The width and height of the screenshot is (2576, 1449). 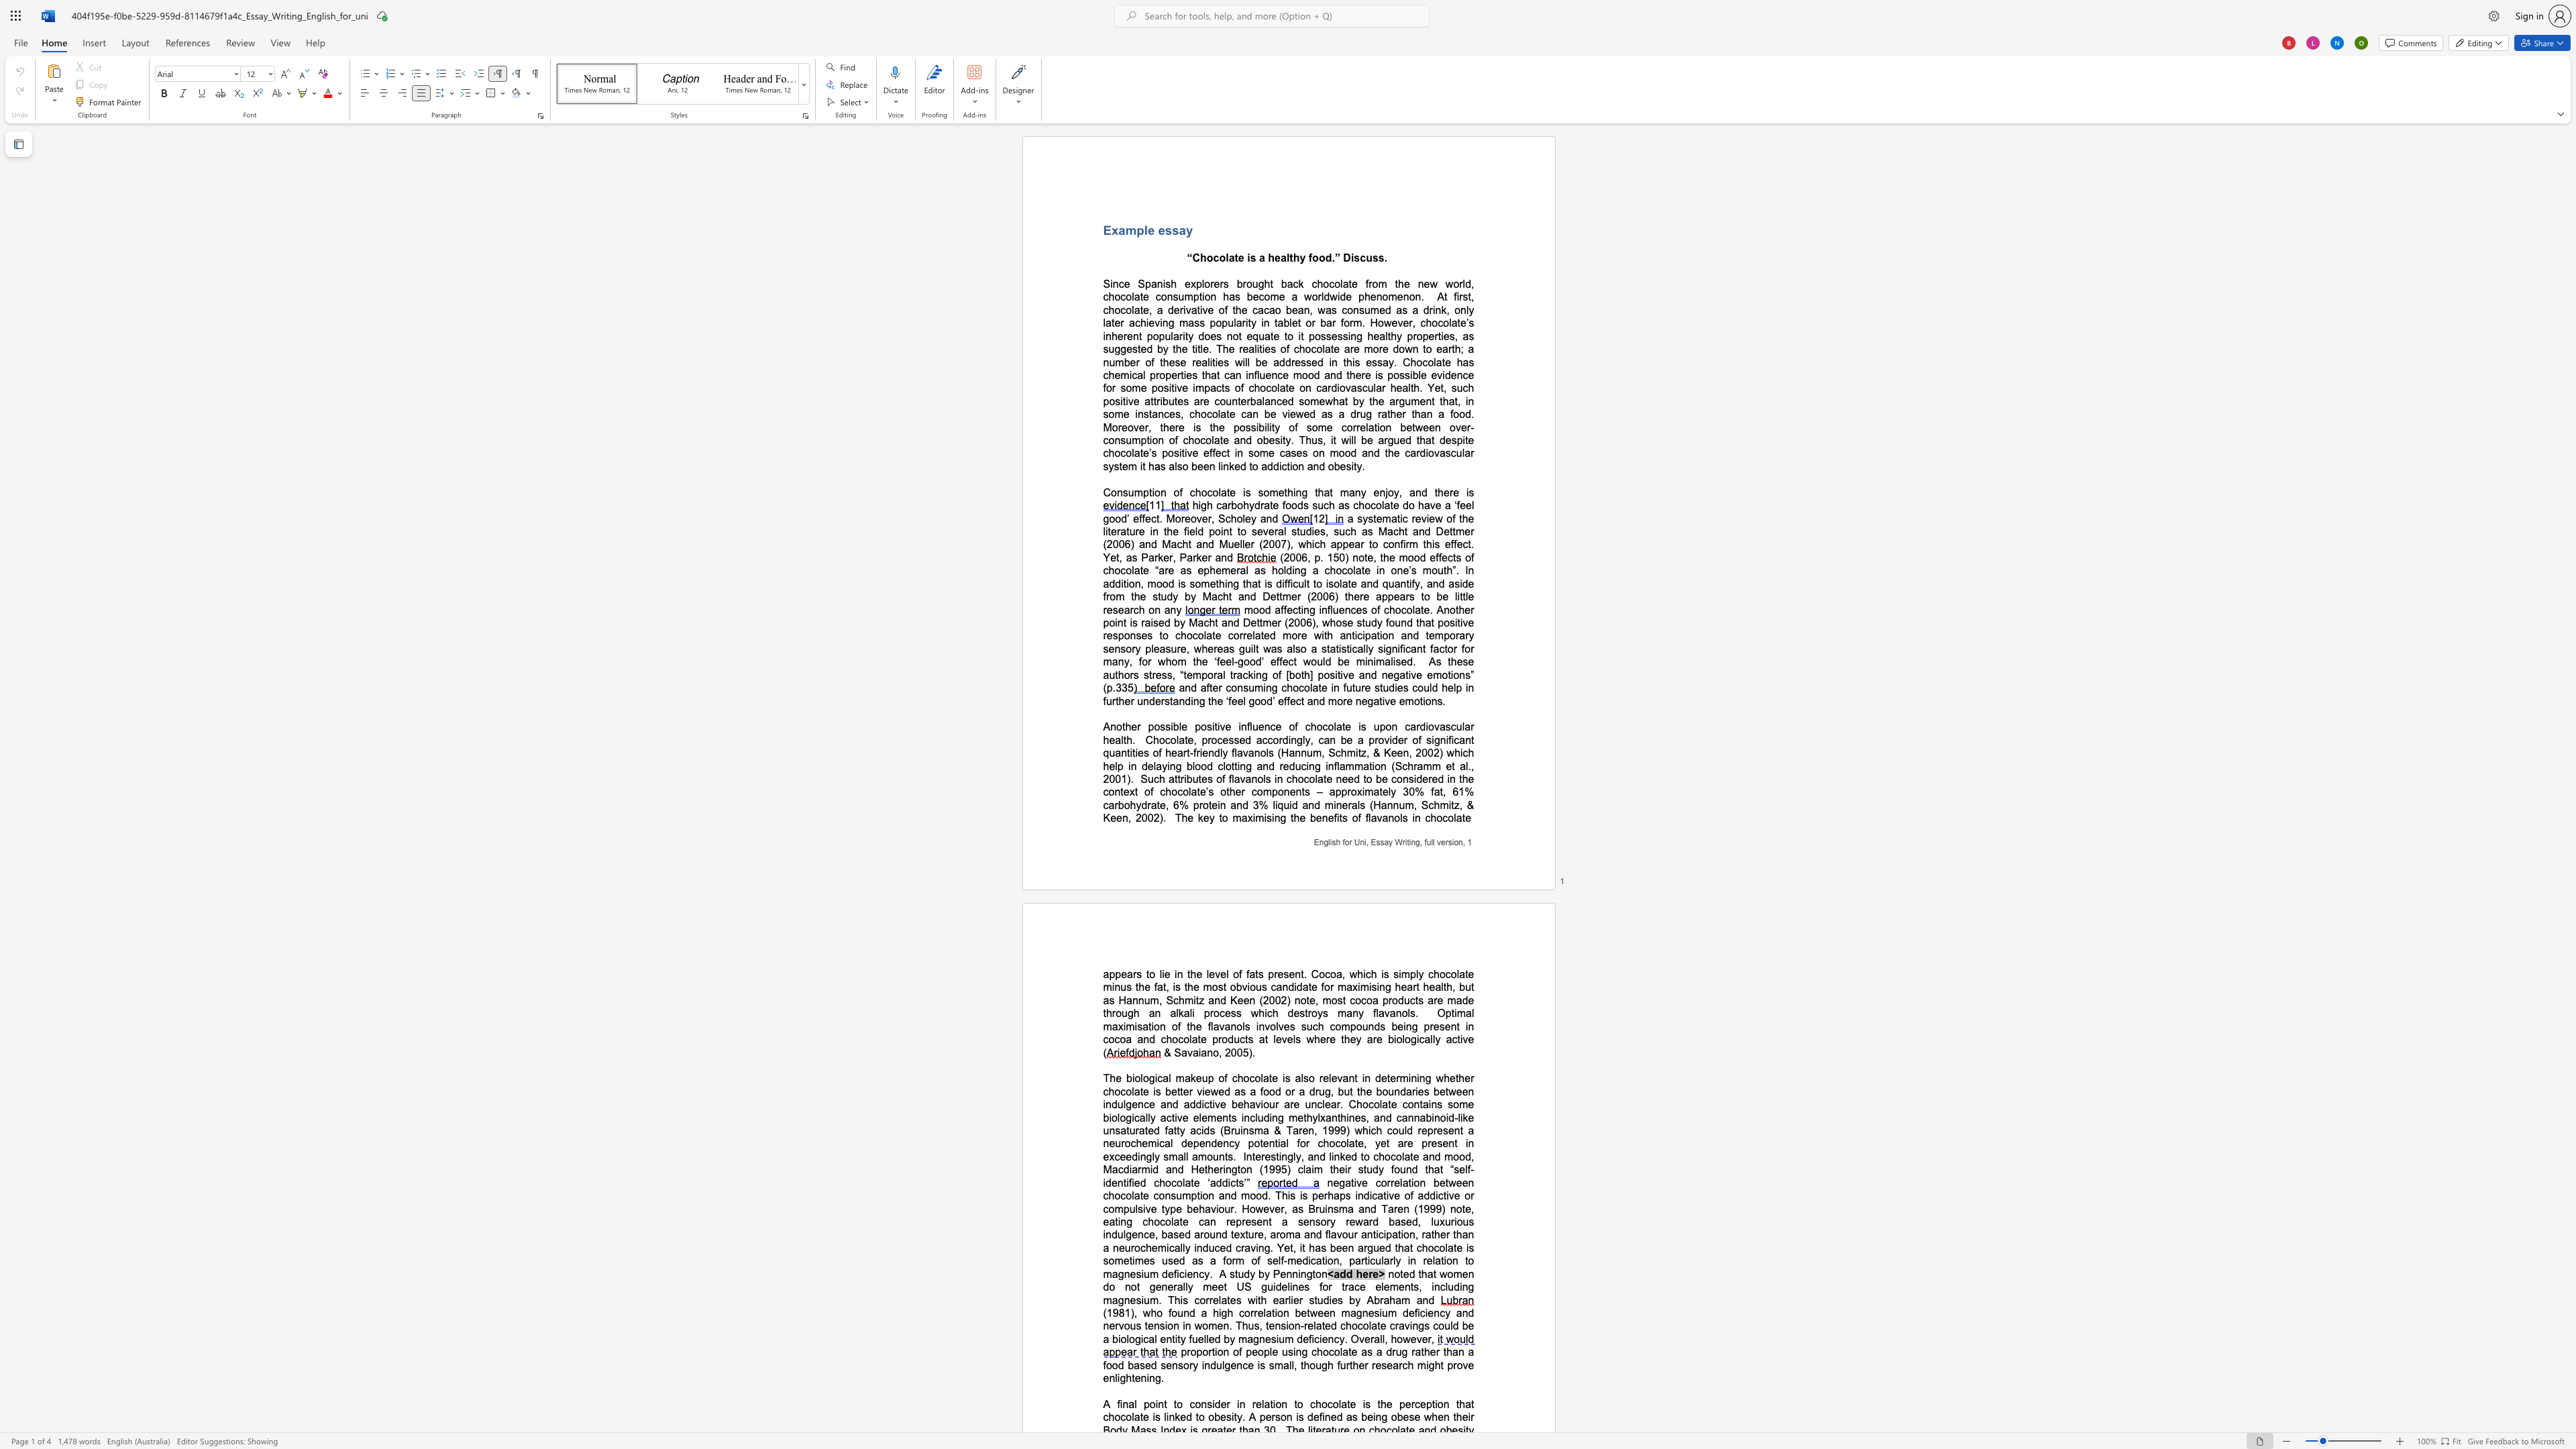 What do you see at coordinates (1242, 791) in the screenshot?
I see `the 3th character "r" in the text` at bounding box center [1242, 791].